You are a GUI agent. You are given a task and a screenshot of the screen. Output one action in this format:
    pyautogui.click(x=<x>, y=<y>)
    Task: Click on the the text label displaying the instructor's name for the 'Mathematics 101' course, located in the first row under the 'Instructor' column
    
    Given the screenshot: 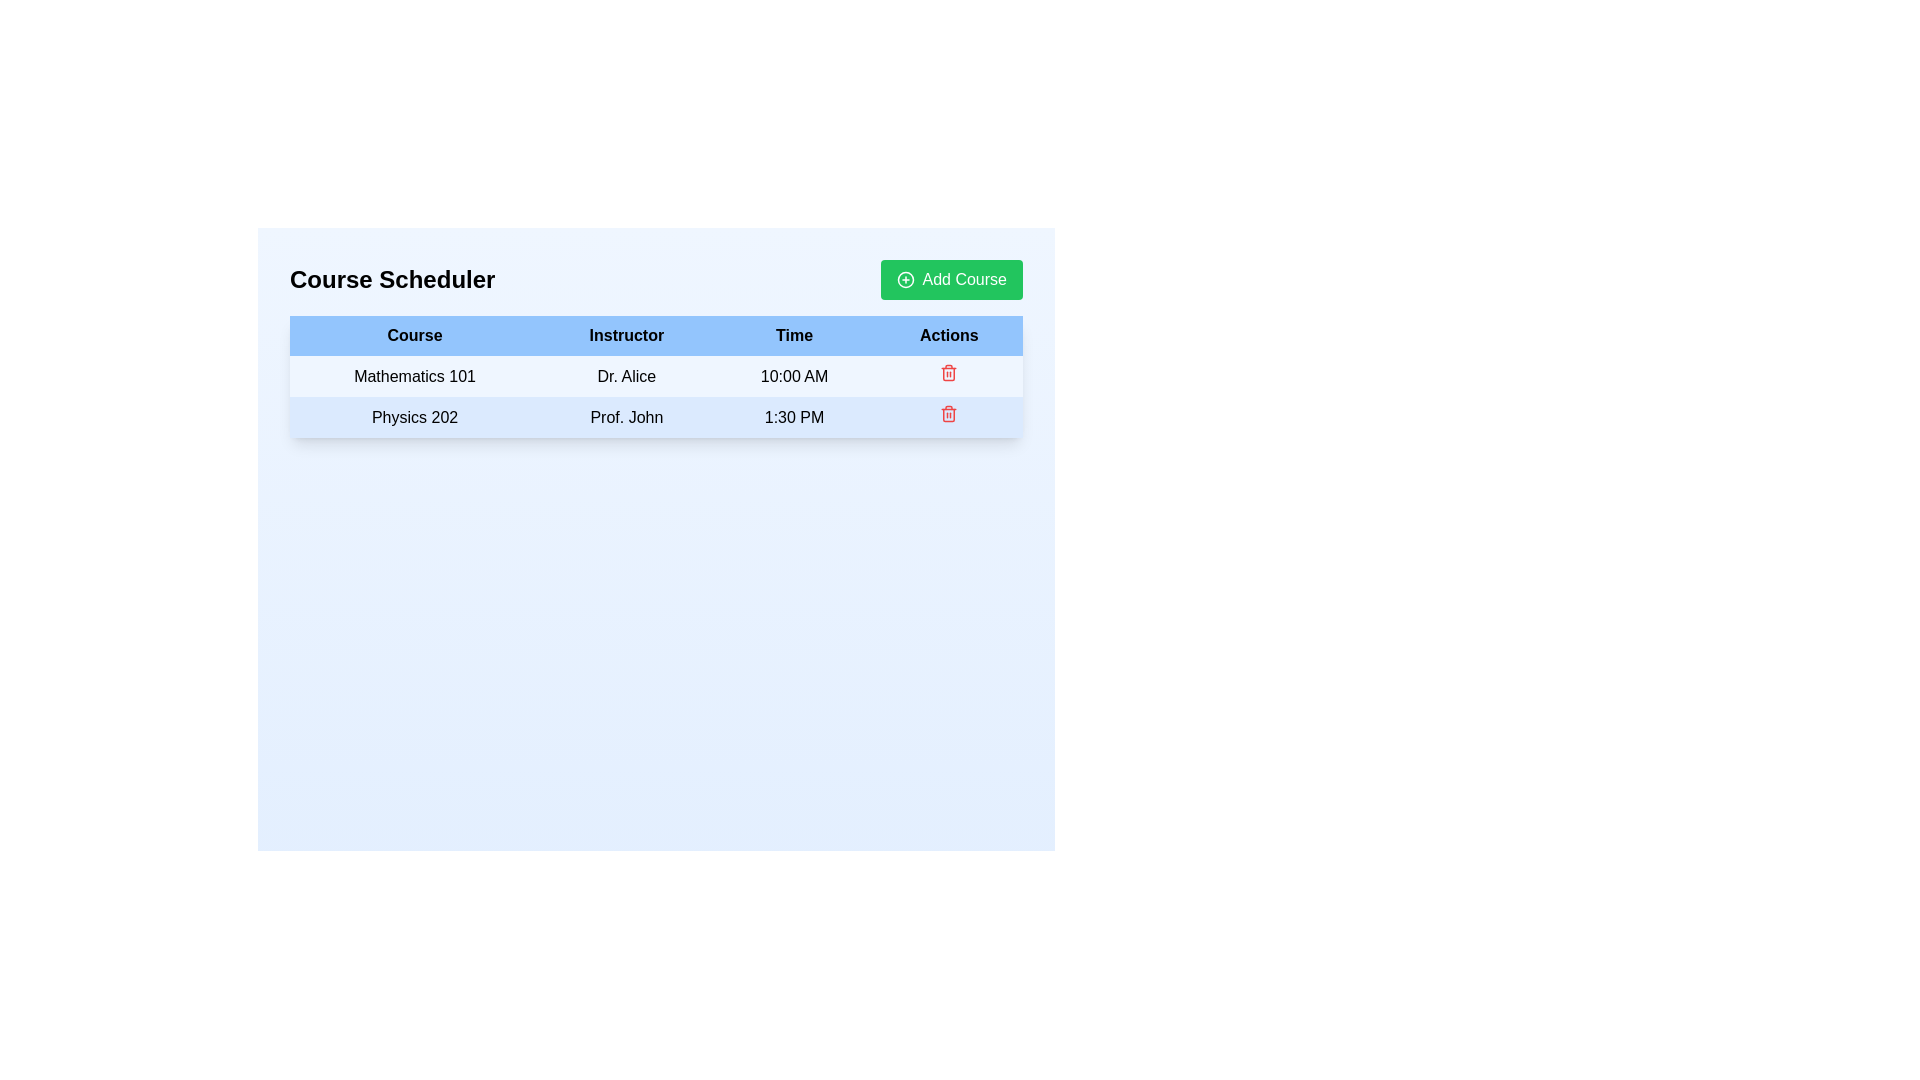 What is the action you would take?
    pyautogui.click(x=625, y=376)
    